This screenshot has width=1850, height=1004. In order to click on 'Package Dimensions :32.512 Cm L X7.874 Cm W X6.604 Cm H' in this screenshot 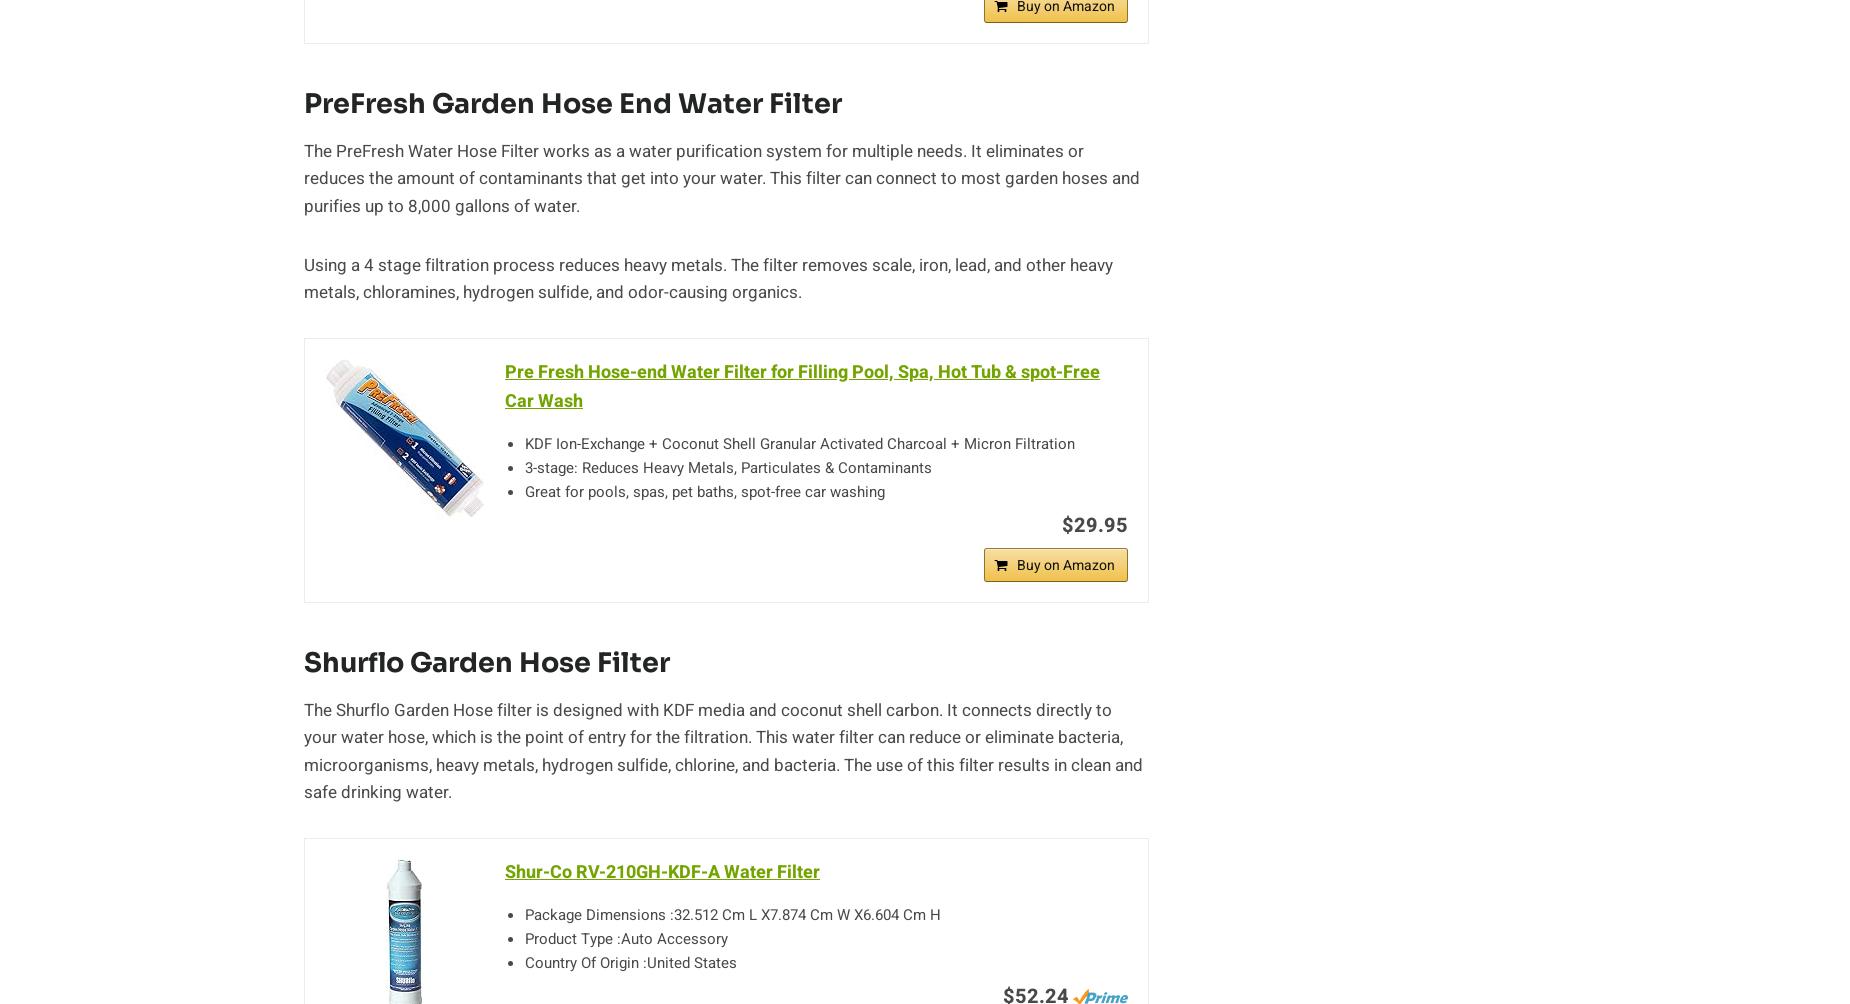, I will do `click(525, 913)`.